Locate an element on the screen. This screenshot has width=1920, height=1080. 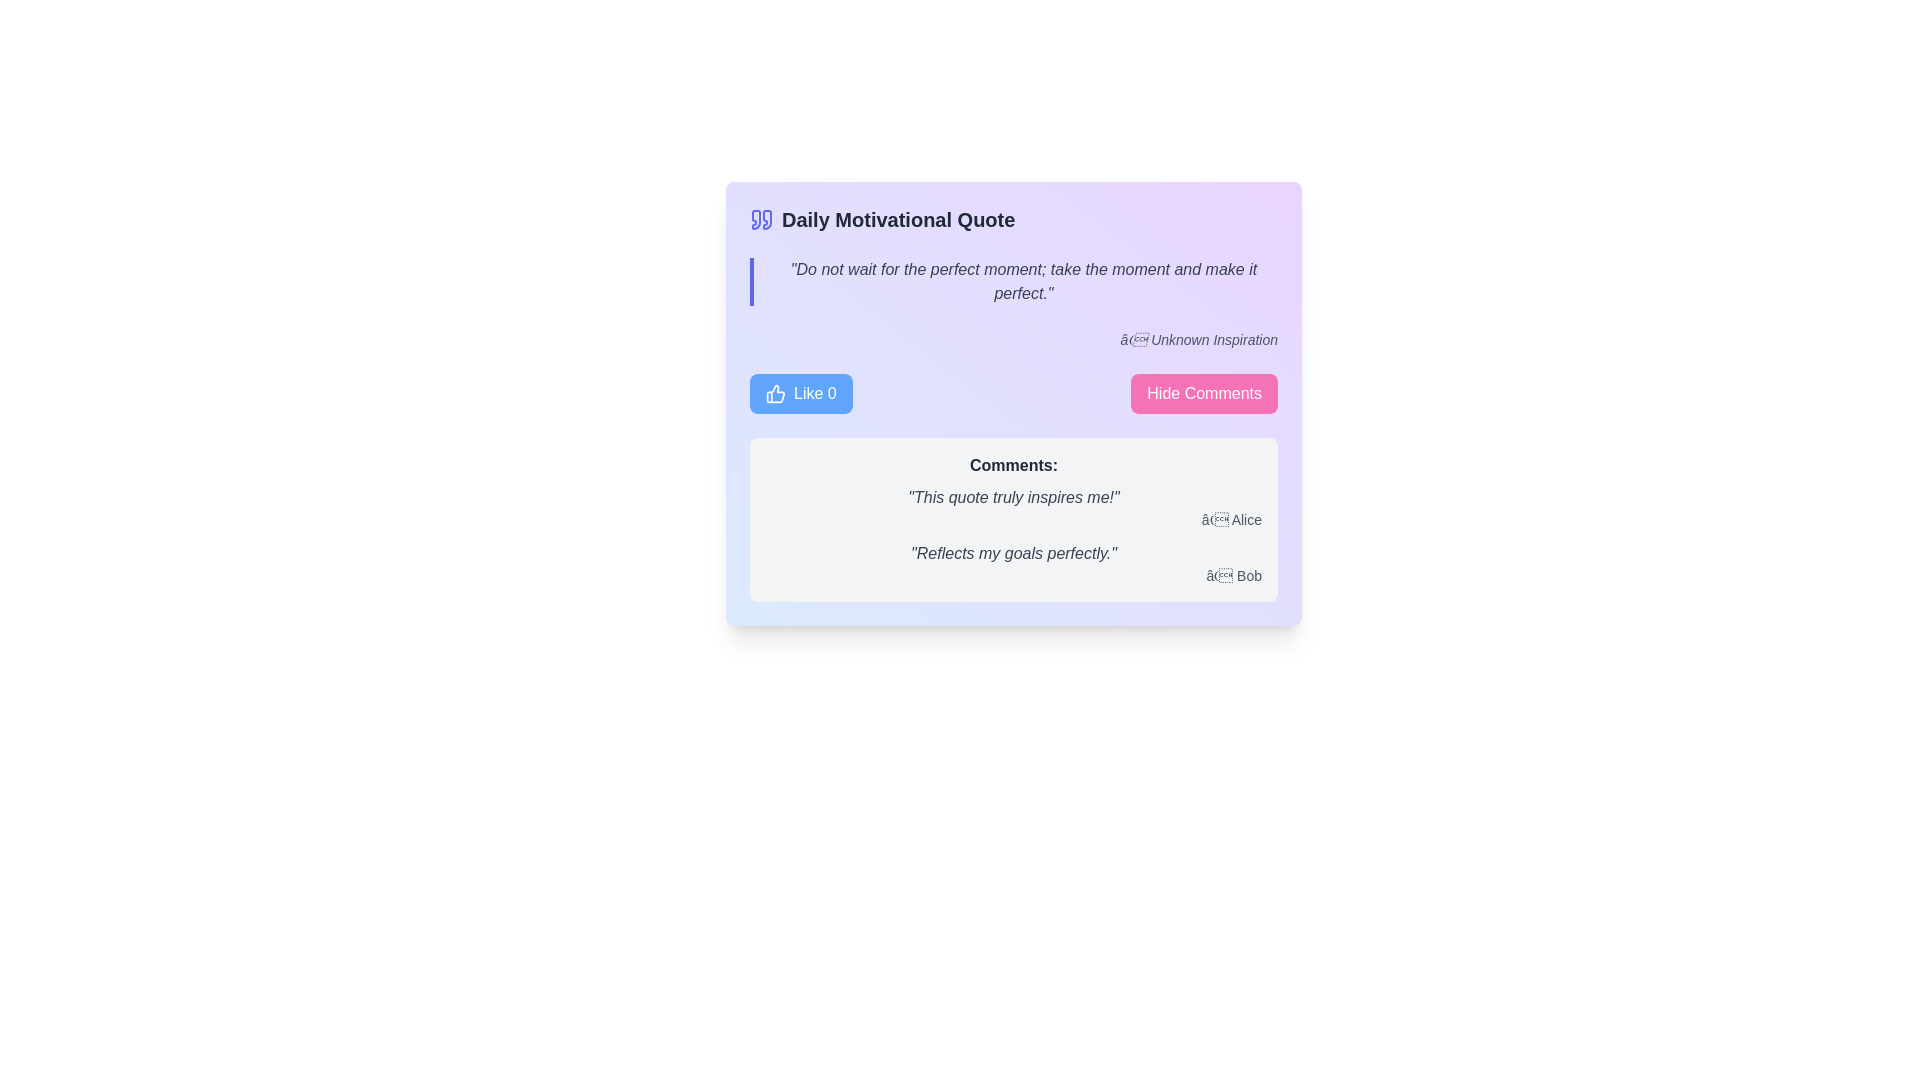
the blue left-facing quotation mark icon located in the header section next to the 'Daily Motivational Quote' text is located at coordinates (761, 219).